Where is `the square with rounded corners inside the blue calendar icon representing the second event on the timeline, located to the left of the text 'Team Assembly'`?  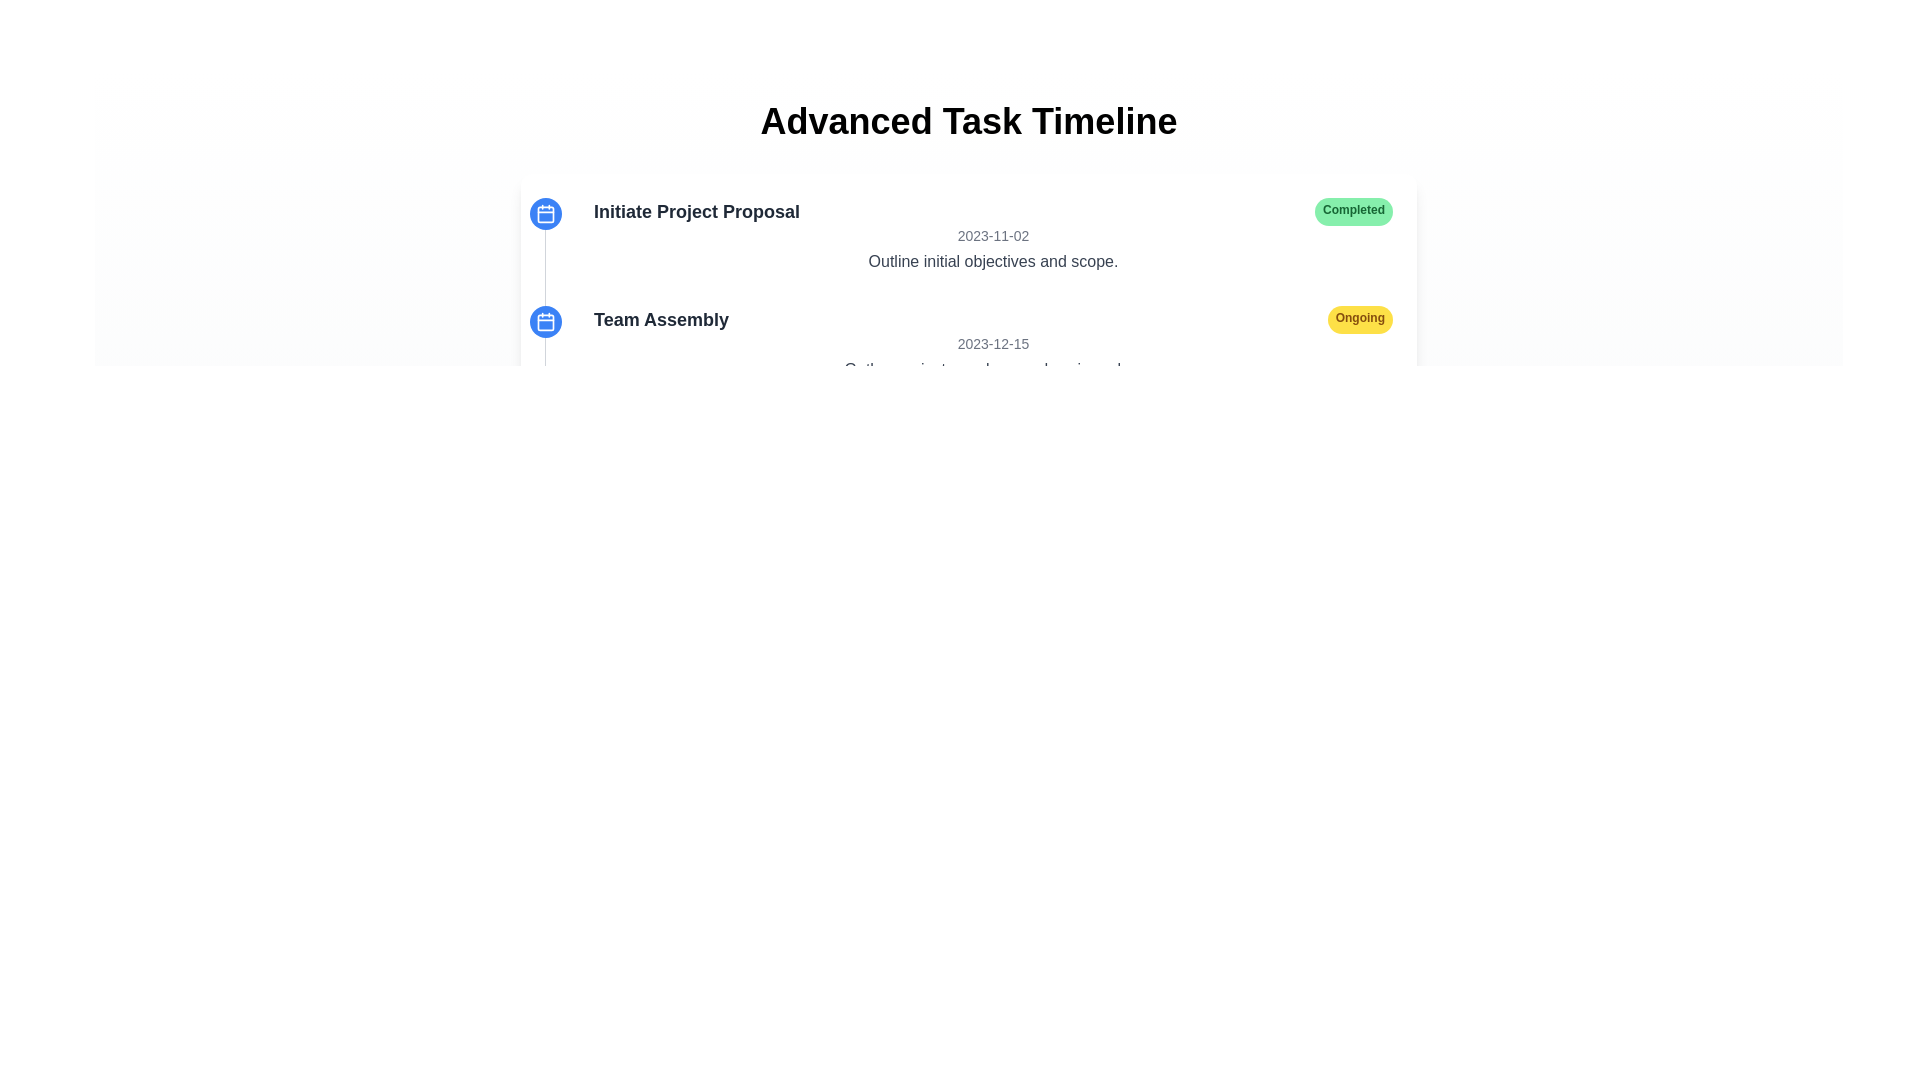 the square with rounded corners inside the blue calendar icon representing the second event on the timeline, located to the left of the text 'Team Assembly' is located at coordinates (546, 320).